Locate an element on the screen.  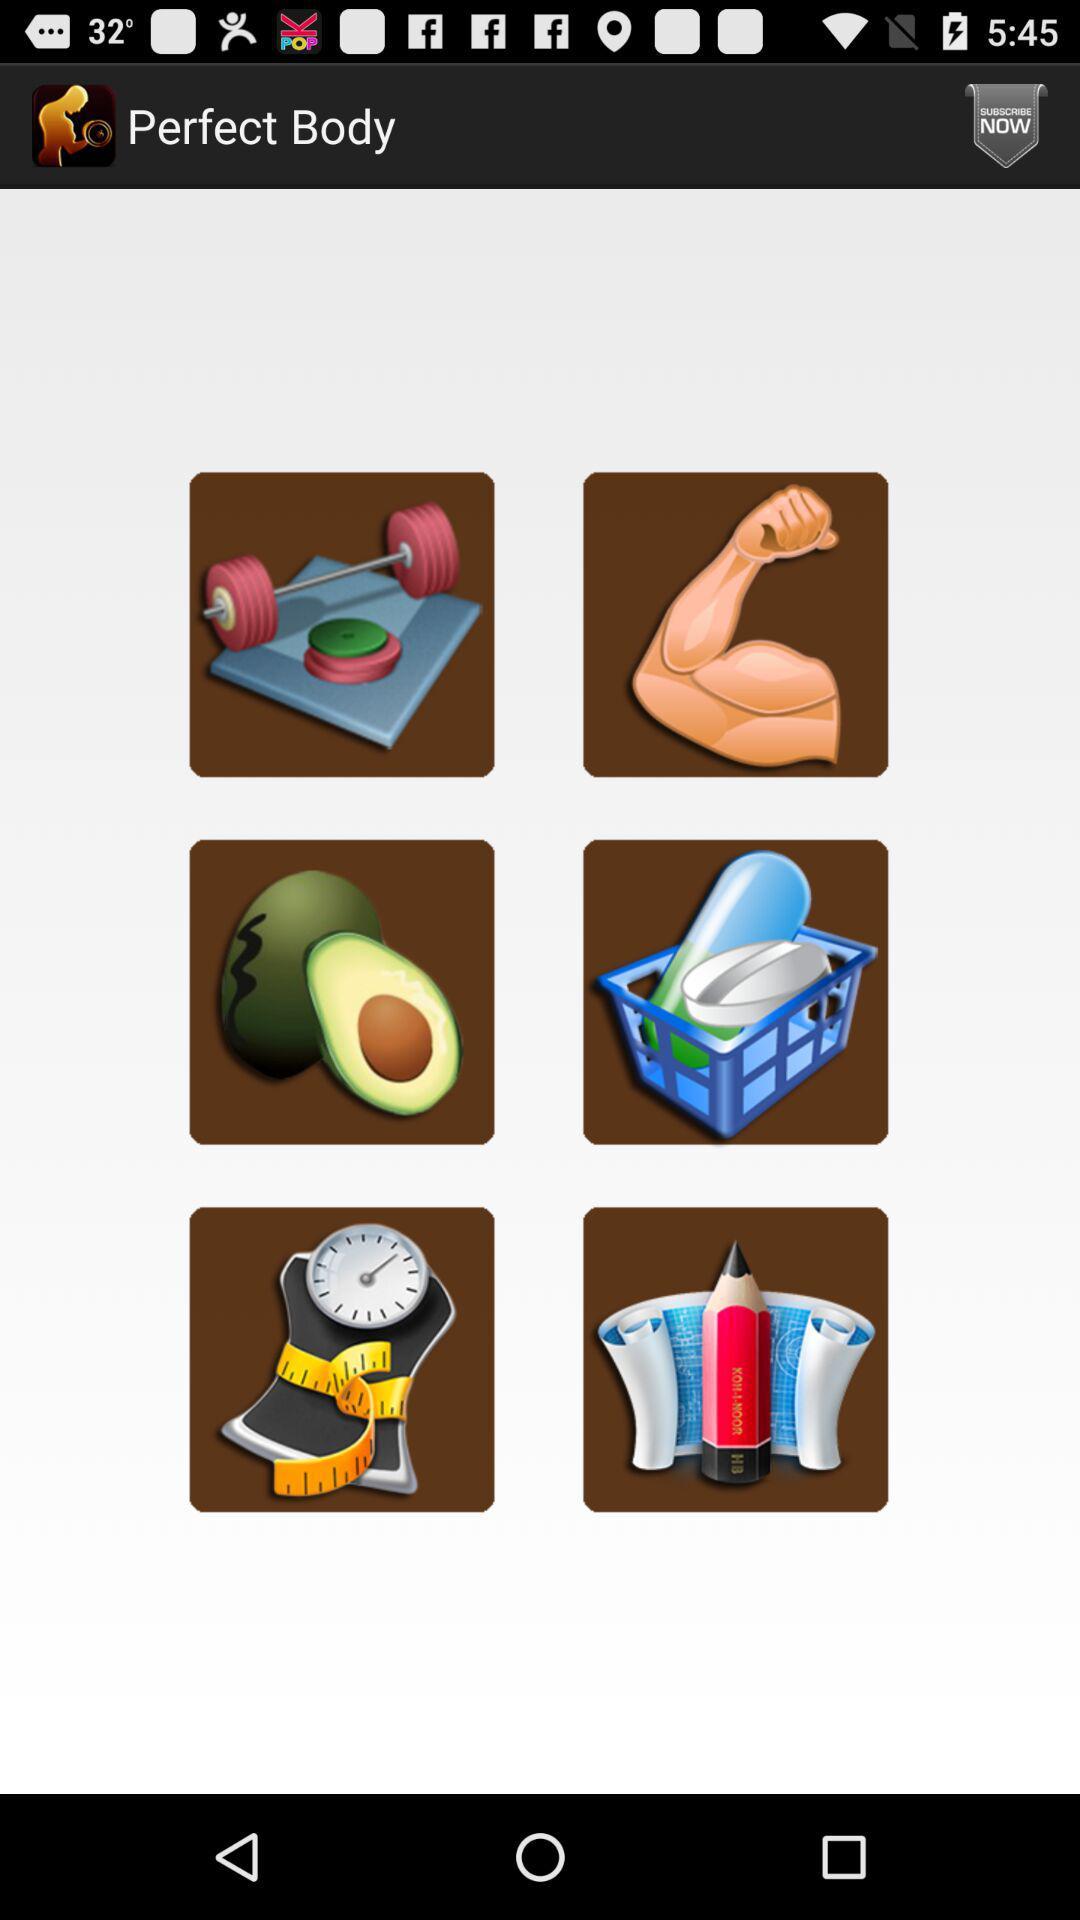
muscle building option is located at coordinates (736, 623).